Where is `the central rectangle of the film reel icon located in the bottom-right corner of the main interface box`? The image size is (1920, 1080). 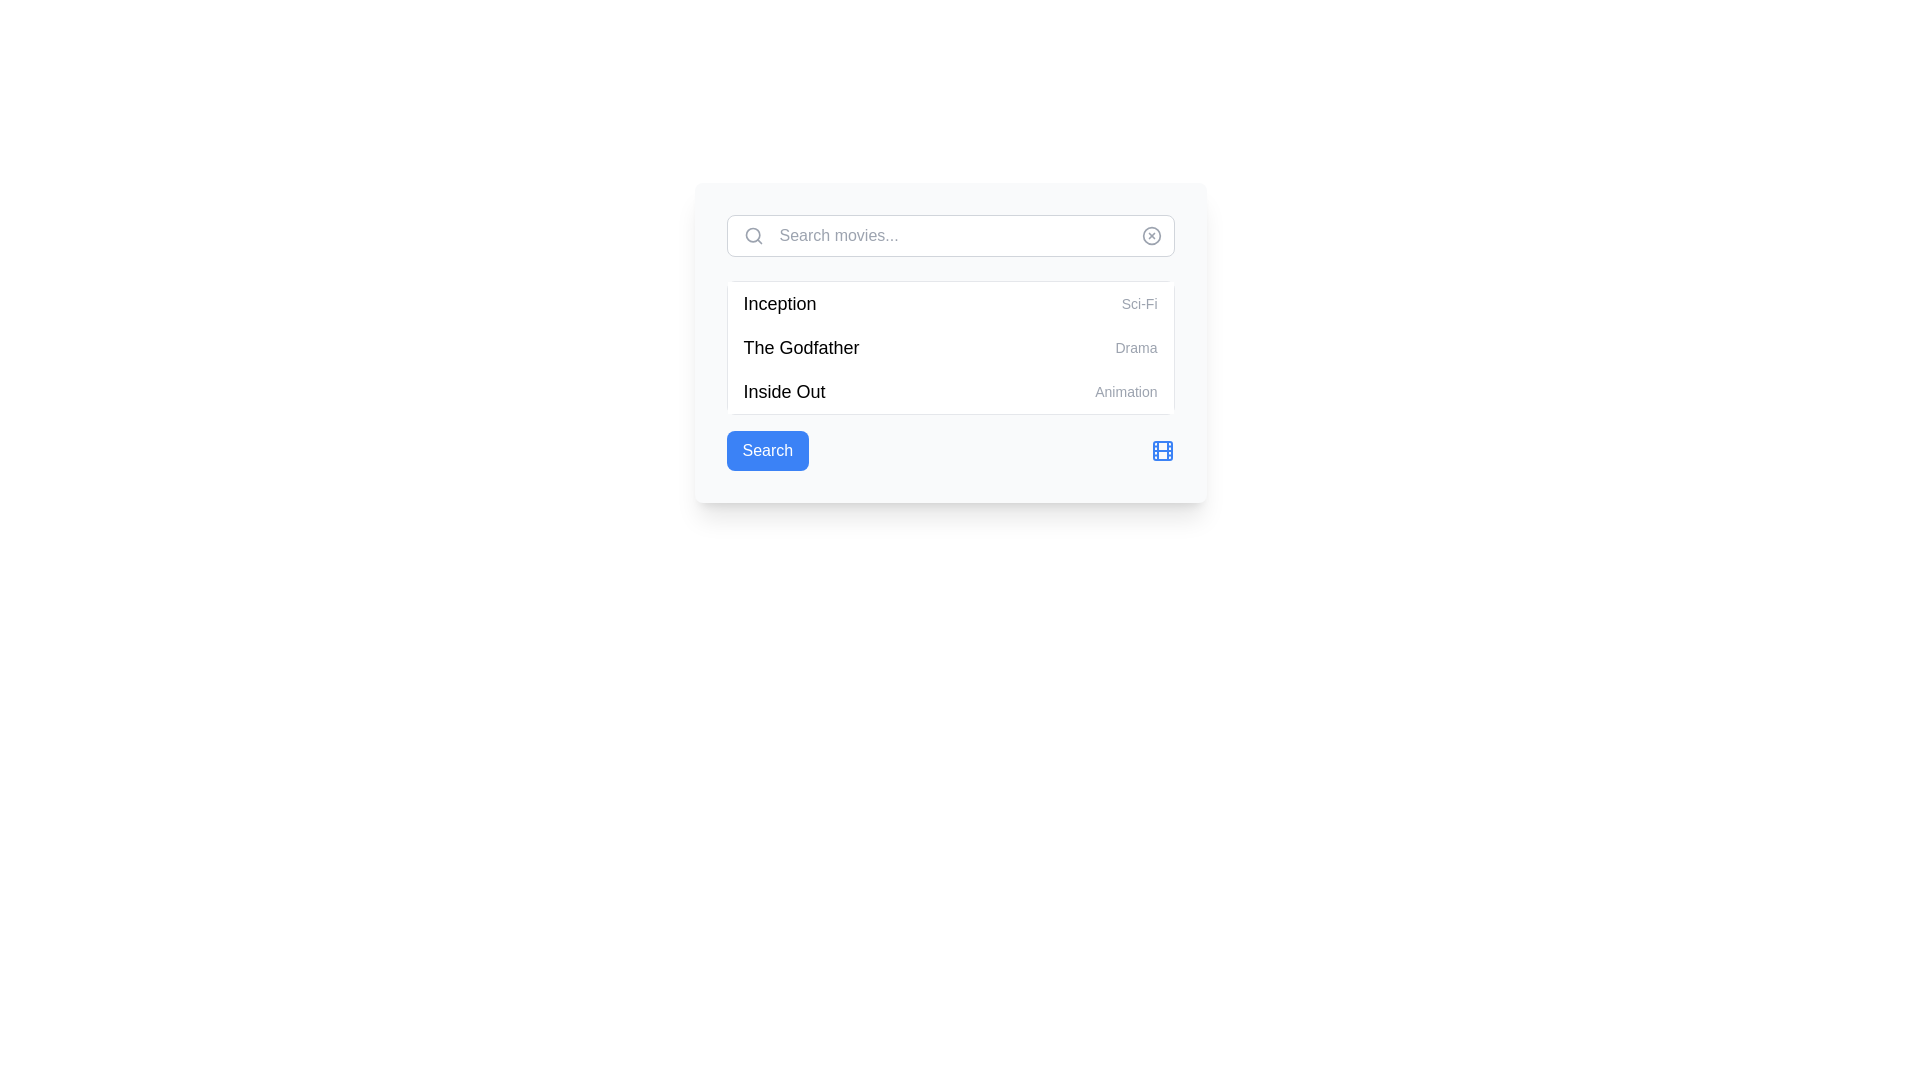 the central rectangle of the film reel icon located in the bottom-right corner of the main interface box is located at coordinates (1162, 451).